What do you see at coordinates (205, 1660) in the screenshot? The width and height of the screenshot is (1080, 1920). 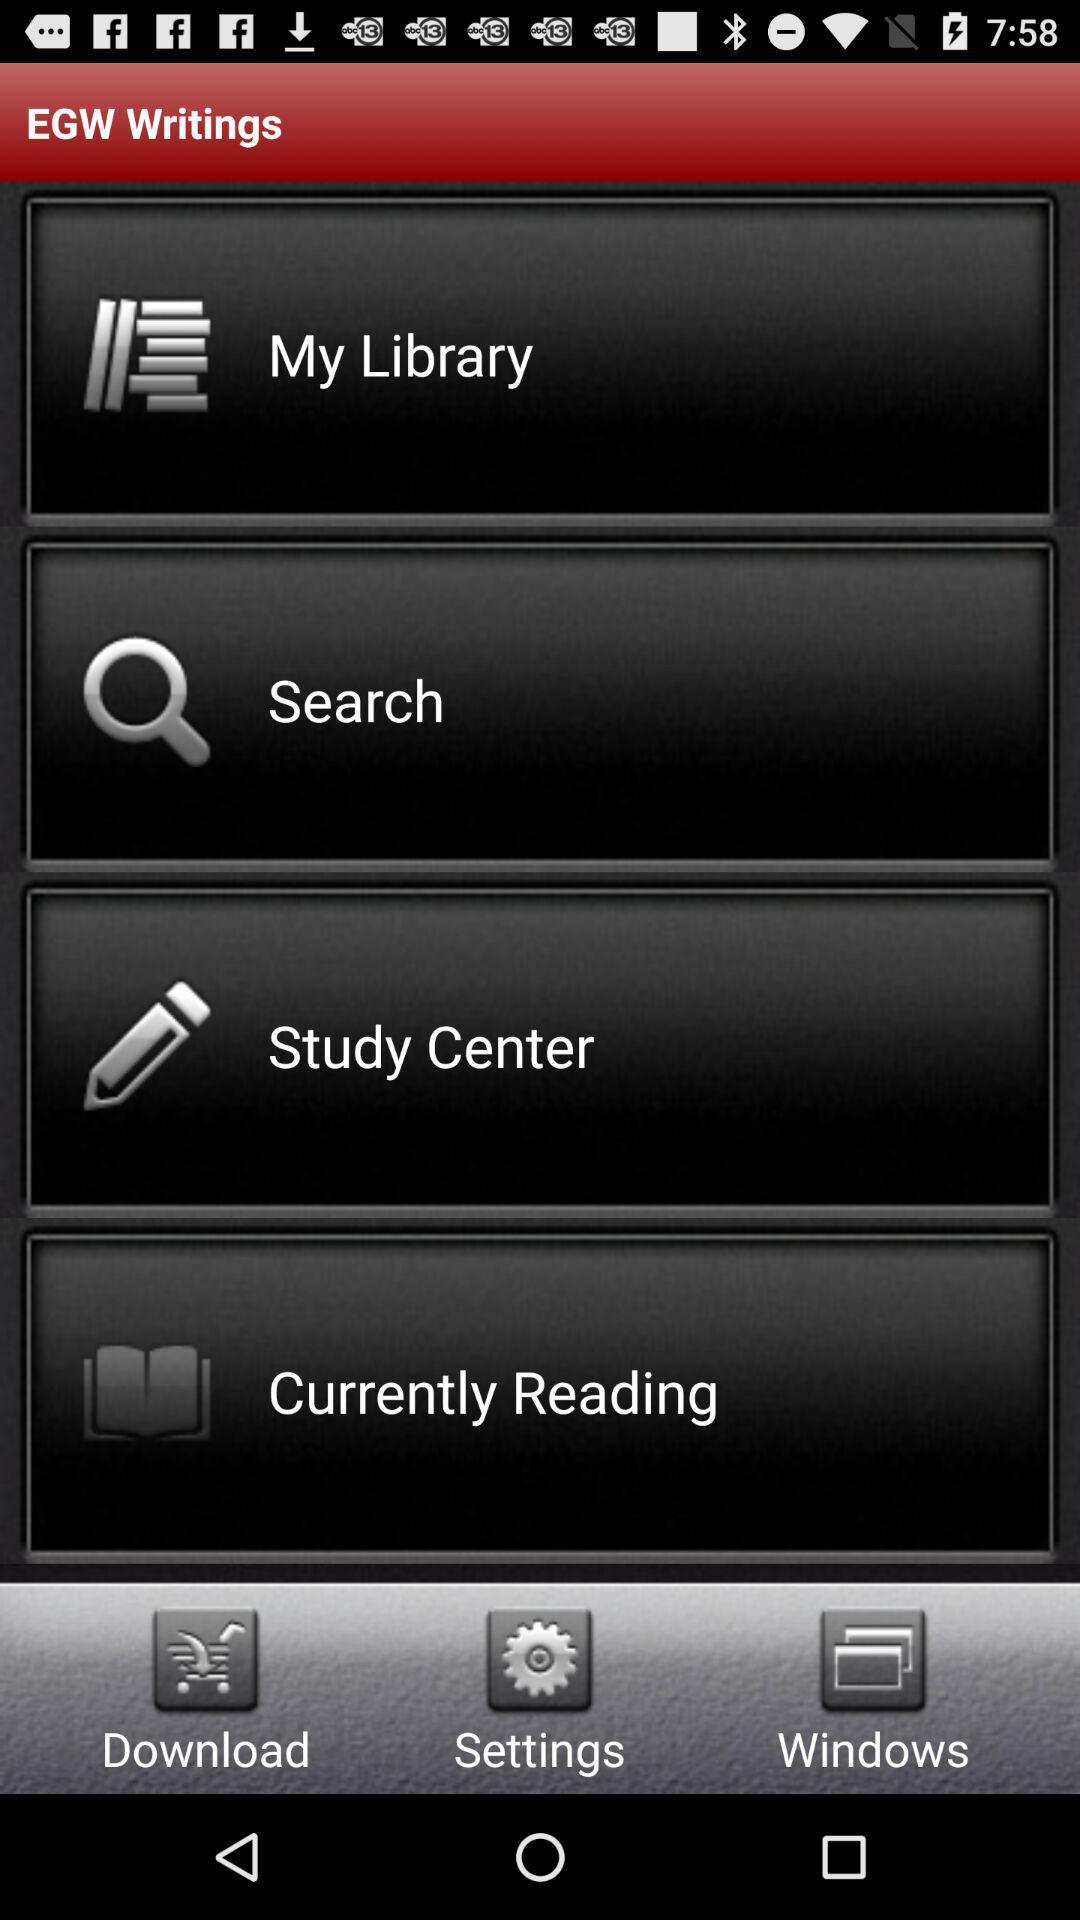 I see `icon next to the settings app` at bounding box center [205, 1660].